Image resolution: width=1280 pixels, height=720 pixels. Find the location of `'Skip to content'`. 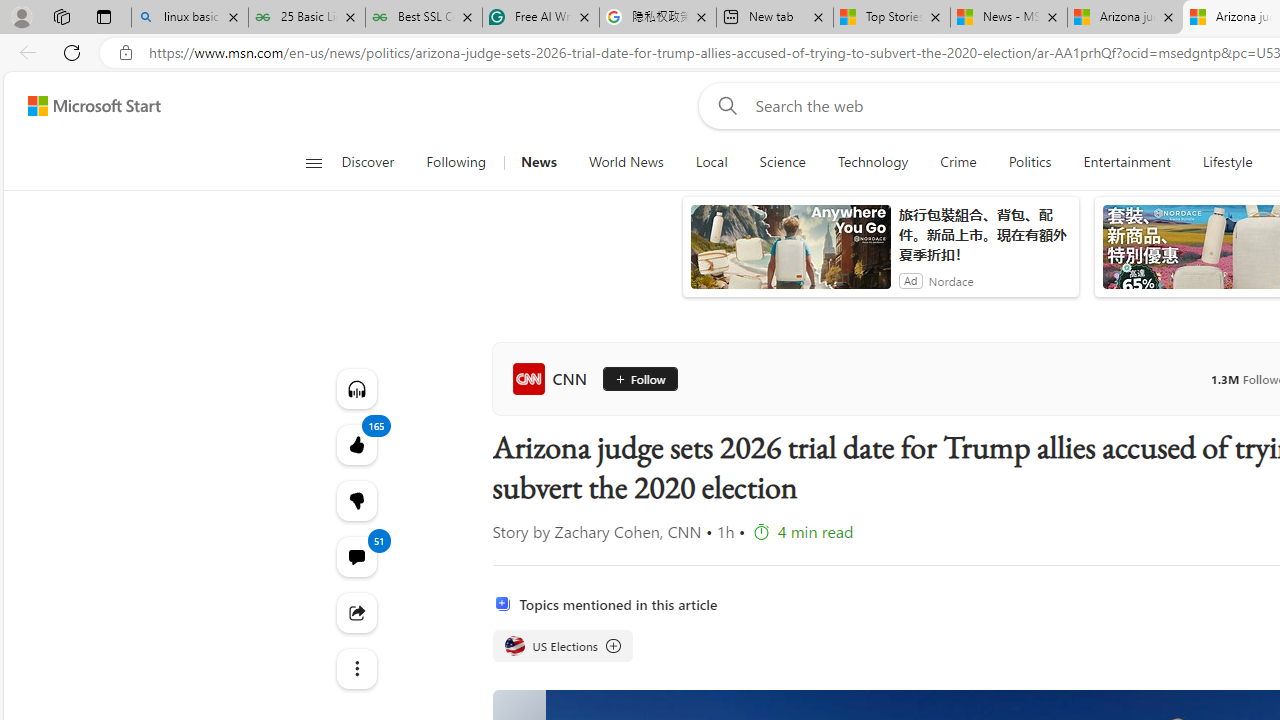

'Skip to content' is located at coordinates (86, 105).